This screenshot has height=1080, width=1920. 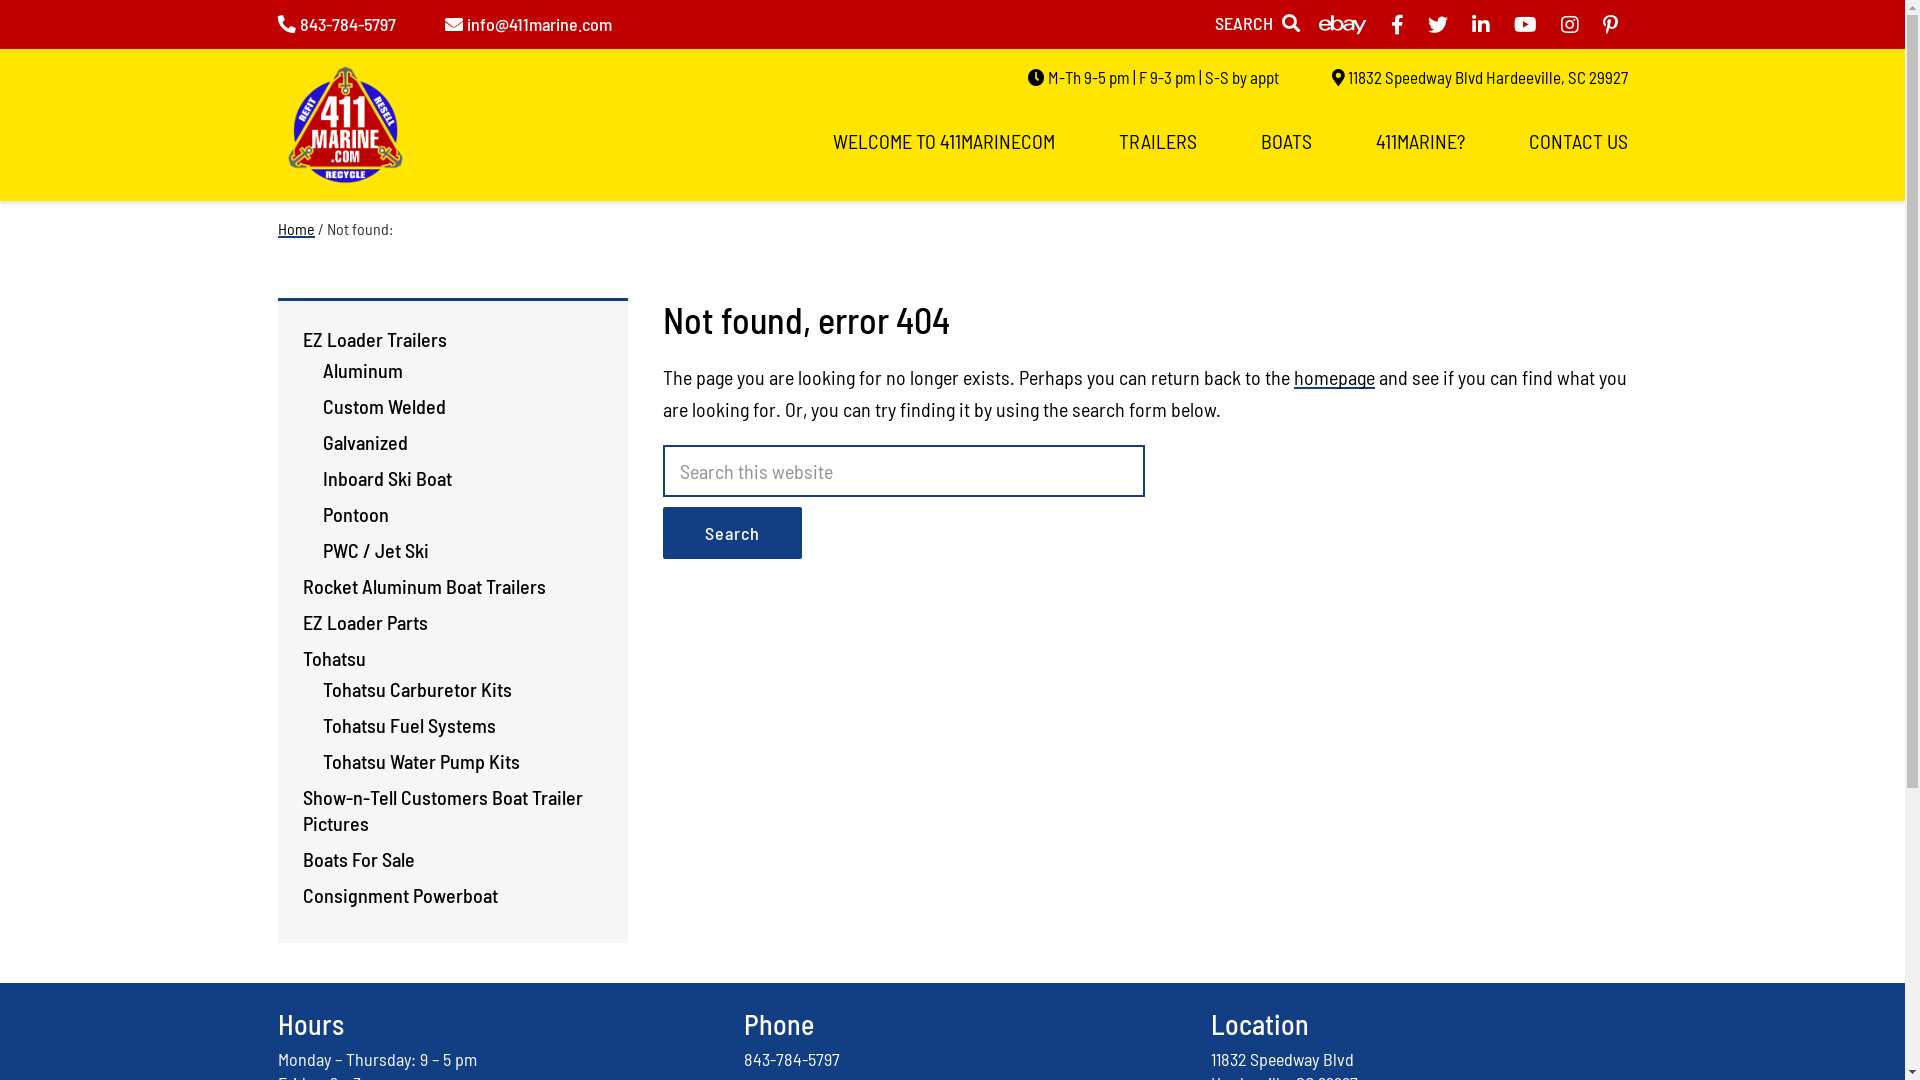 What do you see at coordinates (791, 1058) in the screenshot?
I see `'843-784-5797'` at bounding box center [791, 1058].